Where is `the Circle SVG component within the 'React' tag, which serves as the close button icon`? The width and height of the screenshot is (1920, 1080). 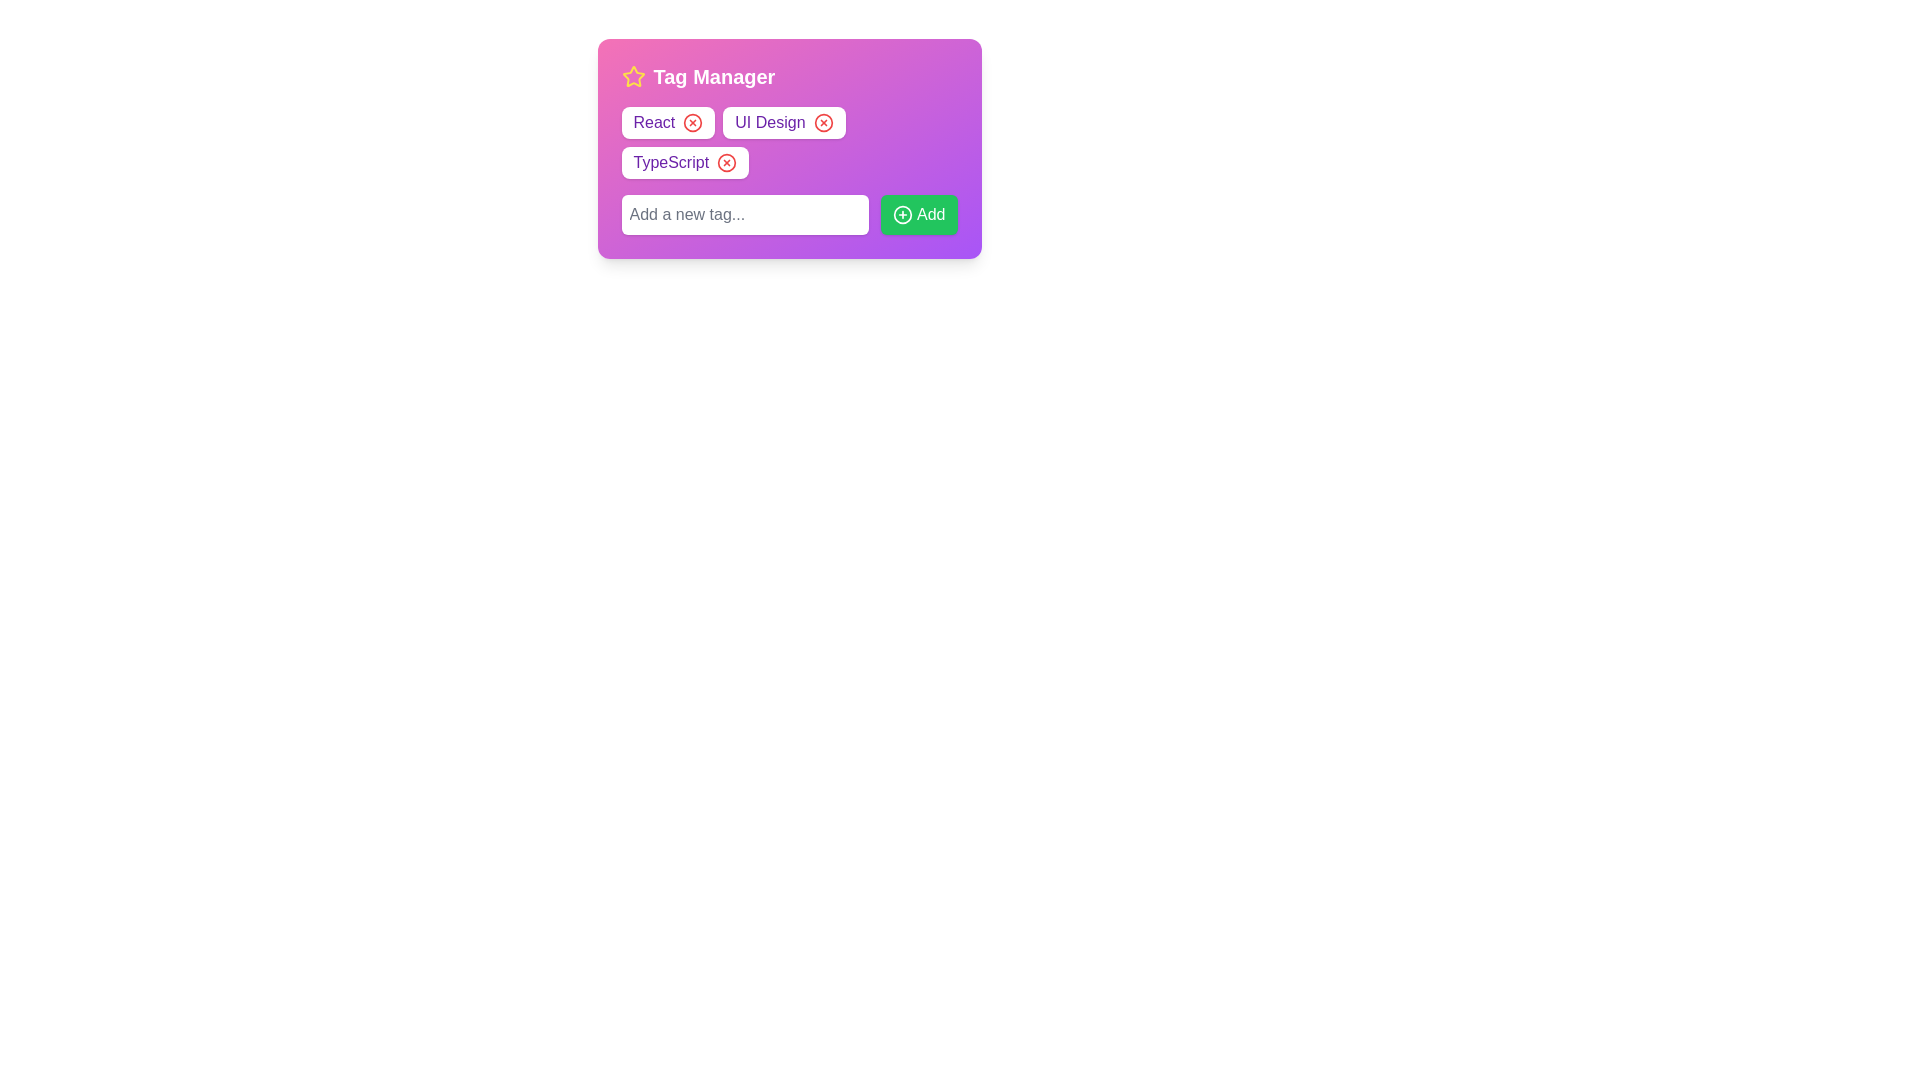 the Circle SVG component within the 'React' tag, which serves as the close button icon is located at coordinates (693, 123).